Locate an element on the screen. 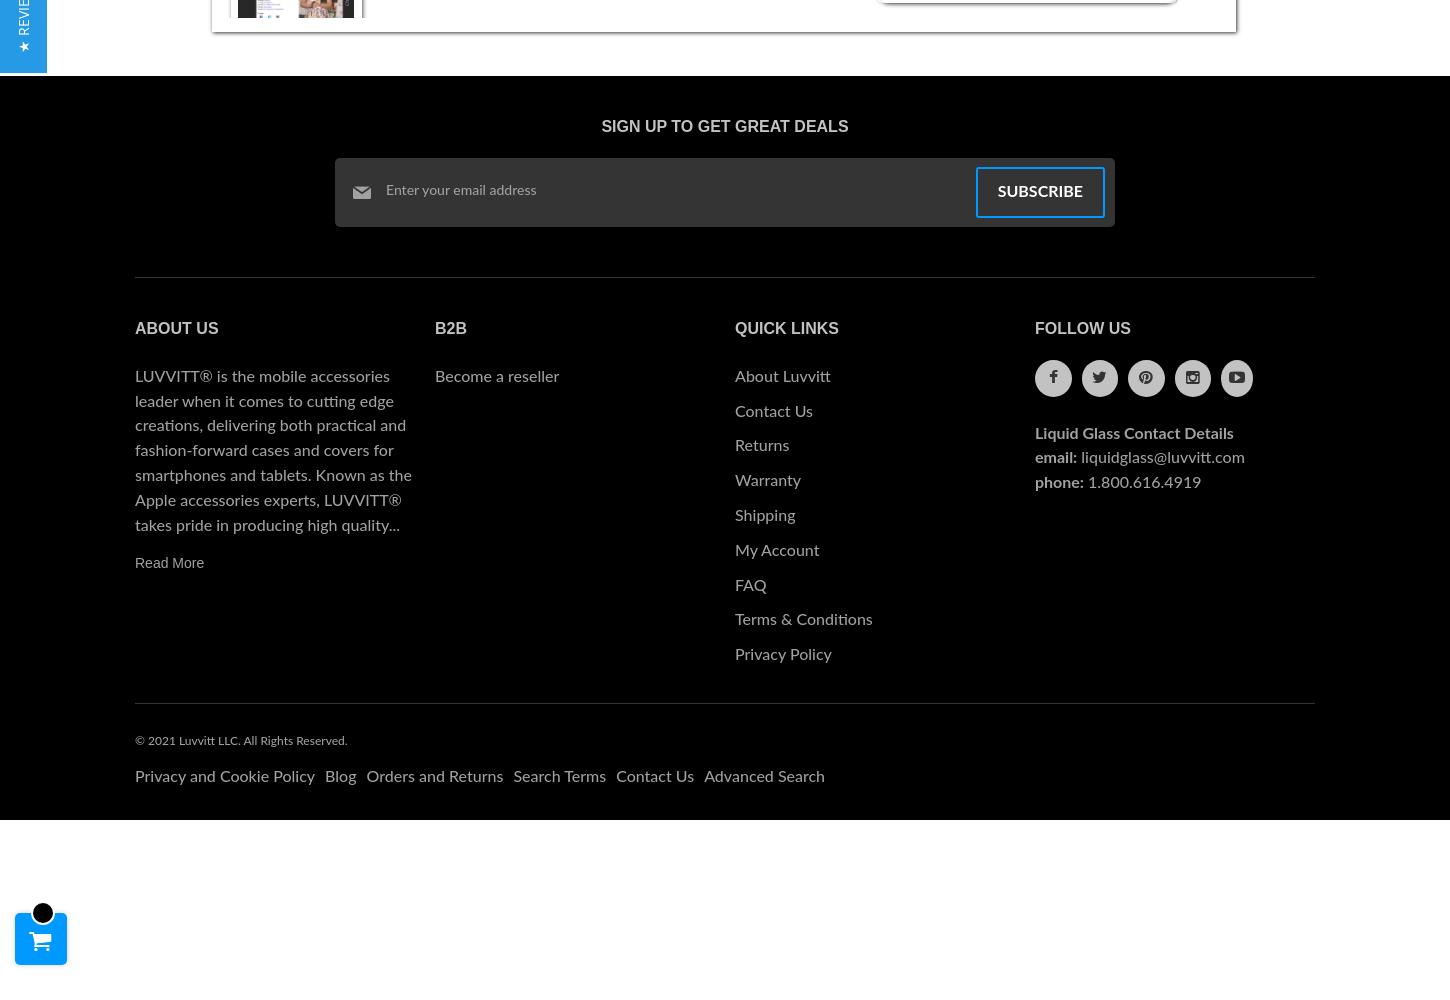 Image resolution: width=1450 pixels, height=1000 pixels. 'About Luvvitt' is located at coordinates (782, 376).